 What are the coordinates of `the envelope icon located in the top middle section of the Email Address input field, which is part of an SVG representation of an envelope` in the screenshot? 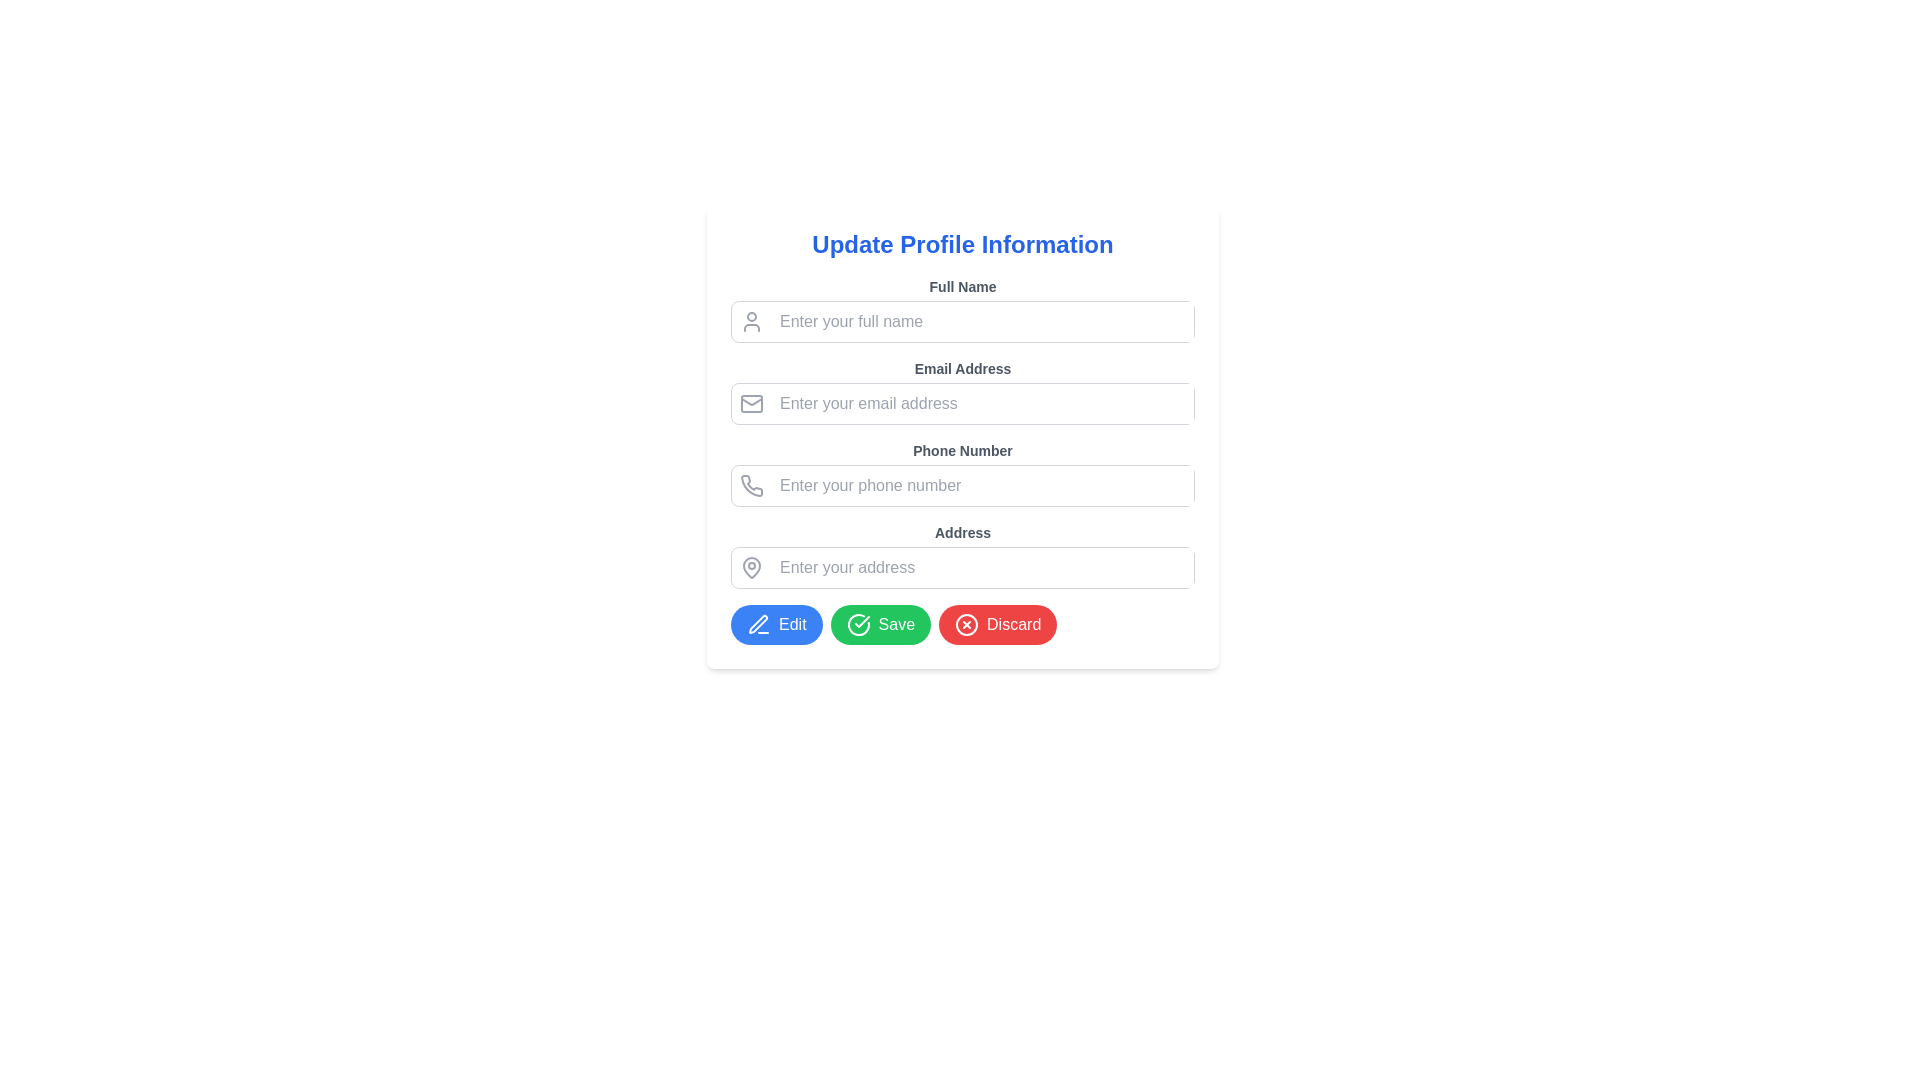 It's located at (751, 401).